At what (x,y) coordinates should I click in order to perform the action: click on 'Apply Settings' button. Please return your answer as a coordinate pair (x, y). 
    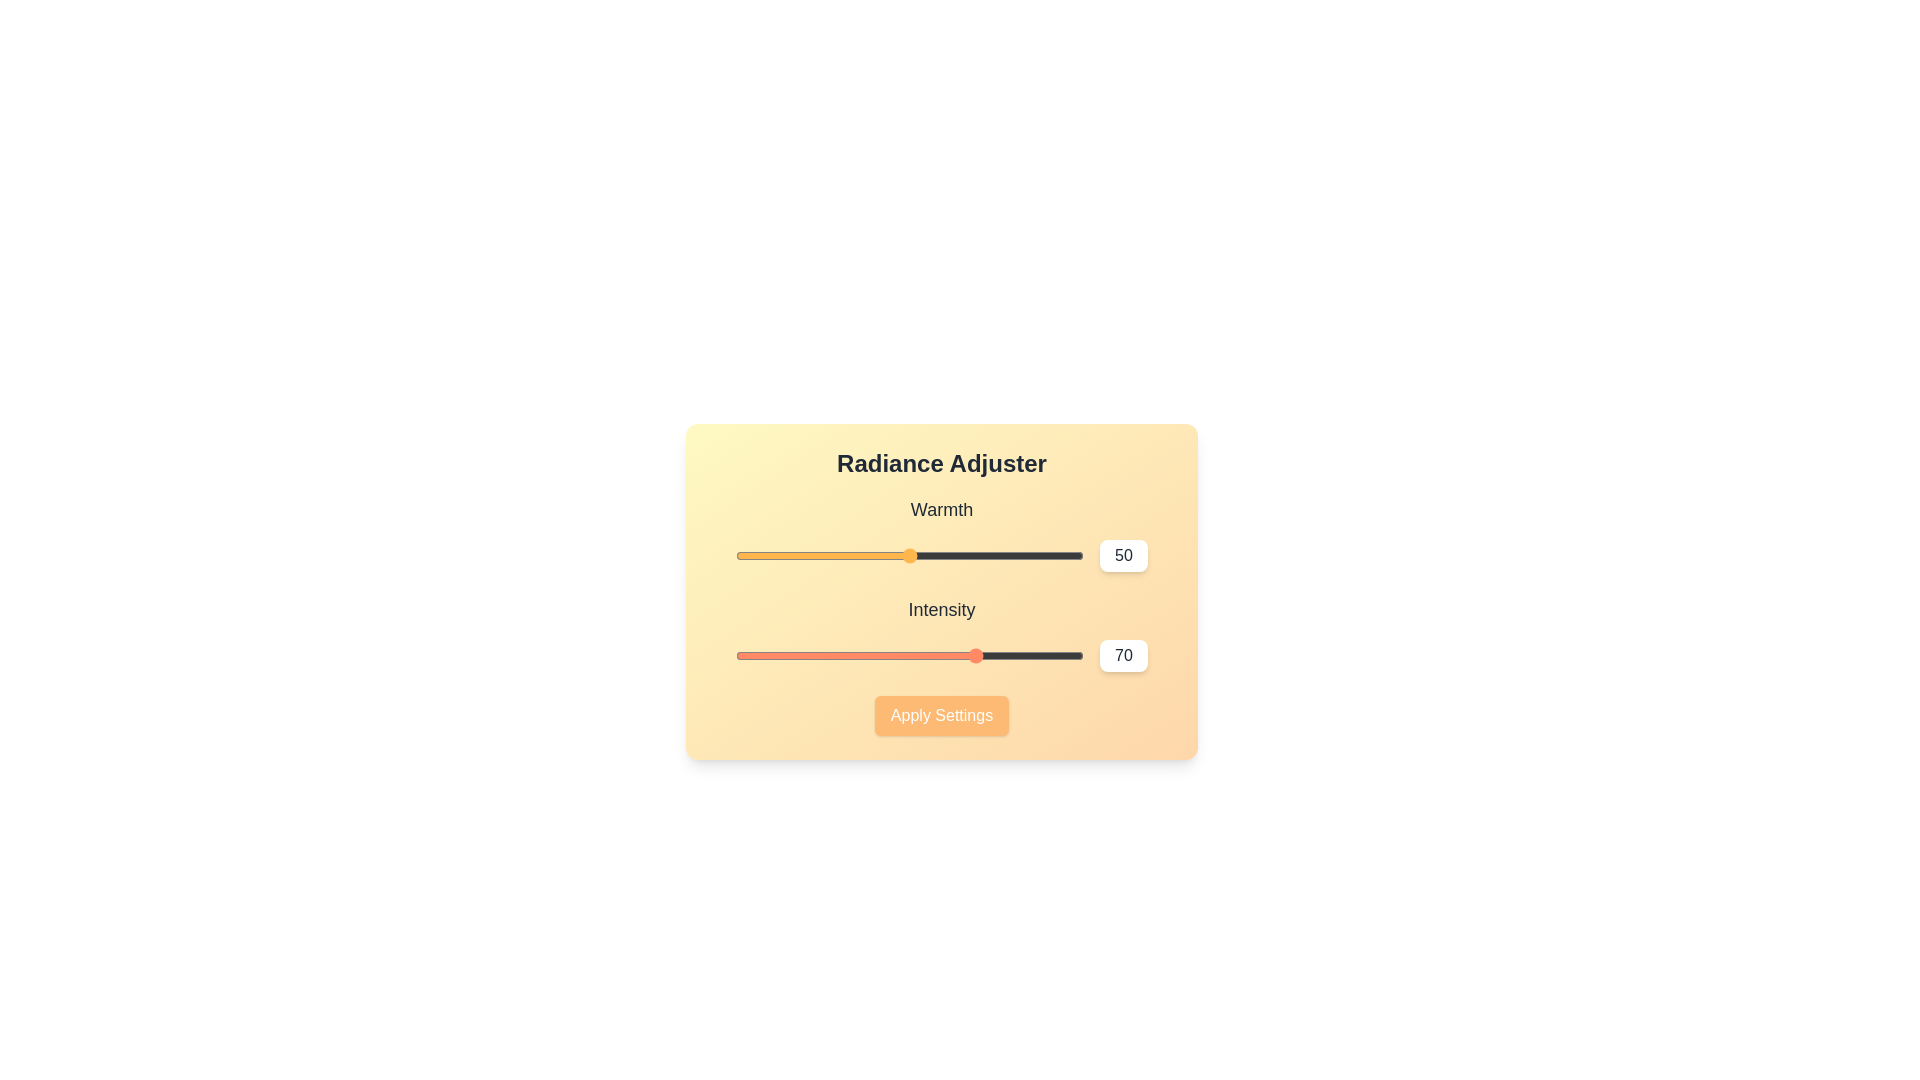
    Looking at the image, I should click on (940, 715).